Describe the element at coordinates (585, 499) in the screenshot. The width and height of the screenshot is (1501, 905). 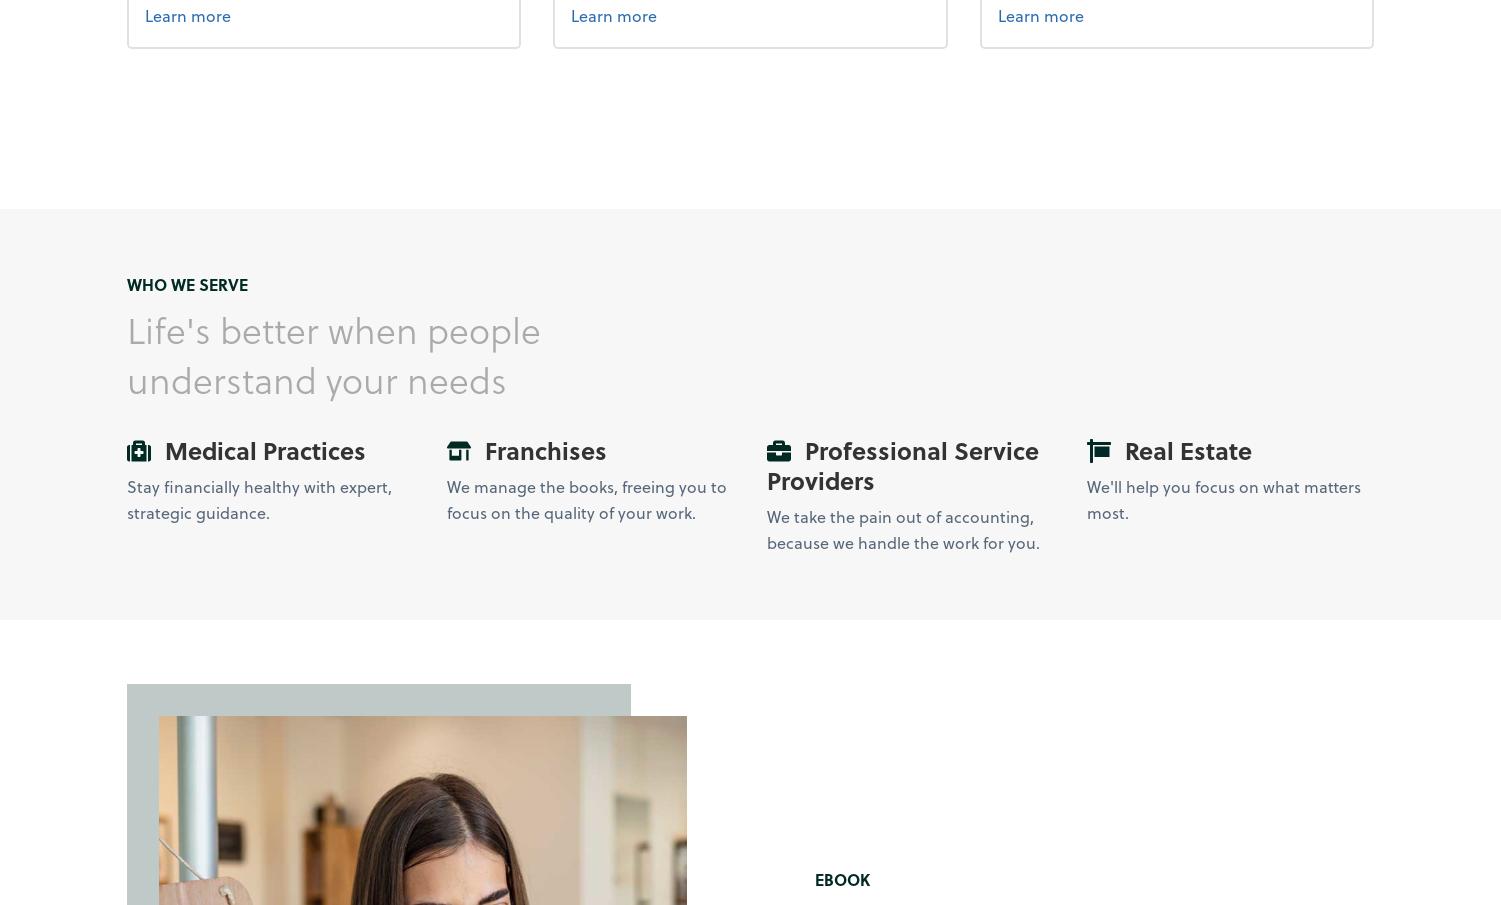
I see `'We manage the books, freeing you to focus on the quality of your work.'` at that location.